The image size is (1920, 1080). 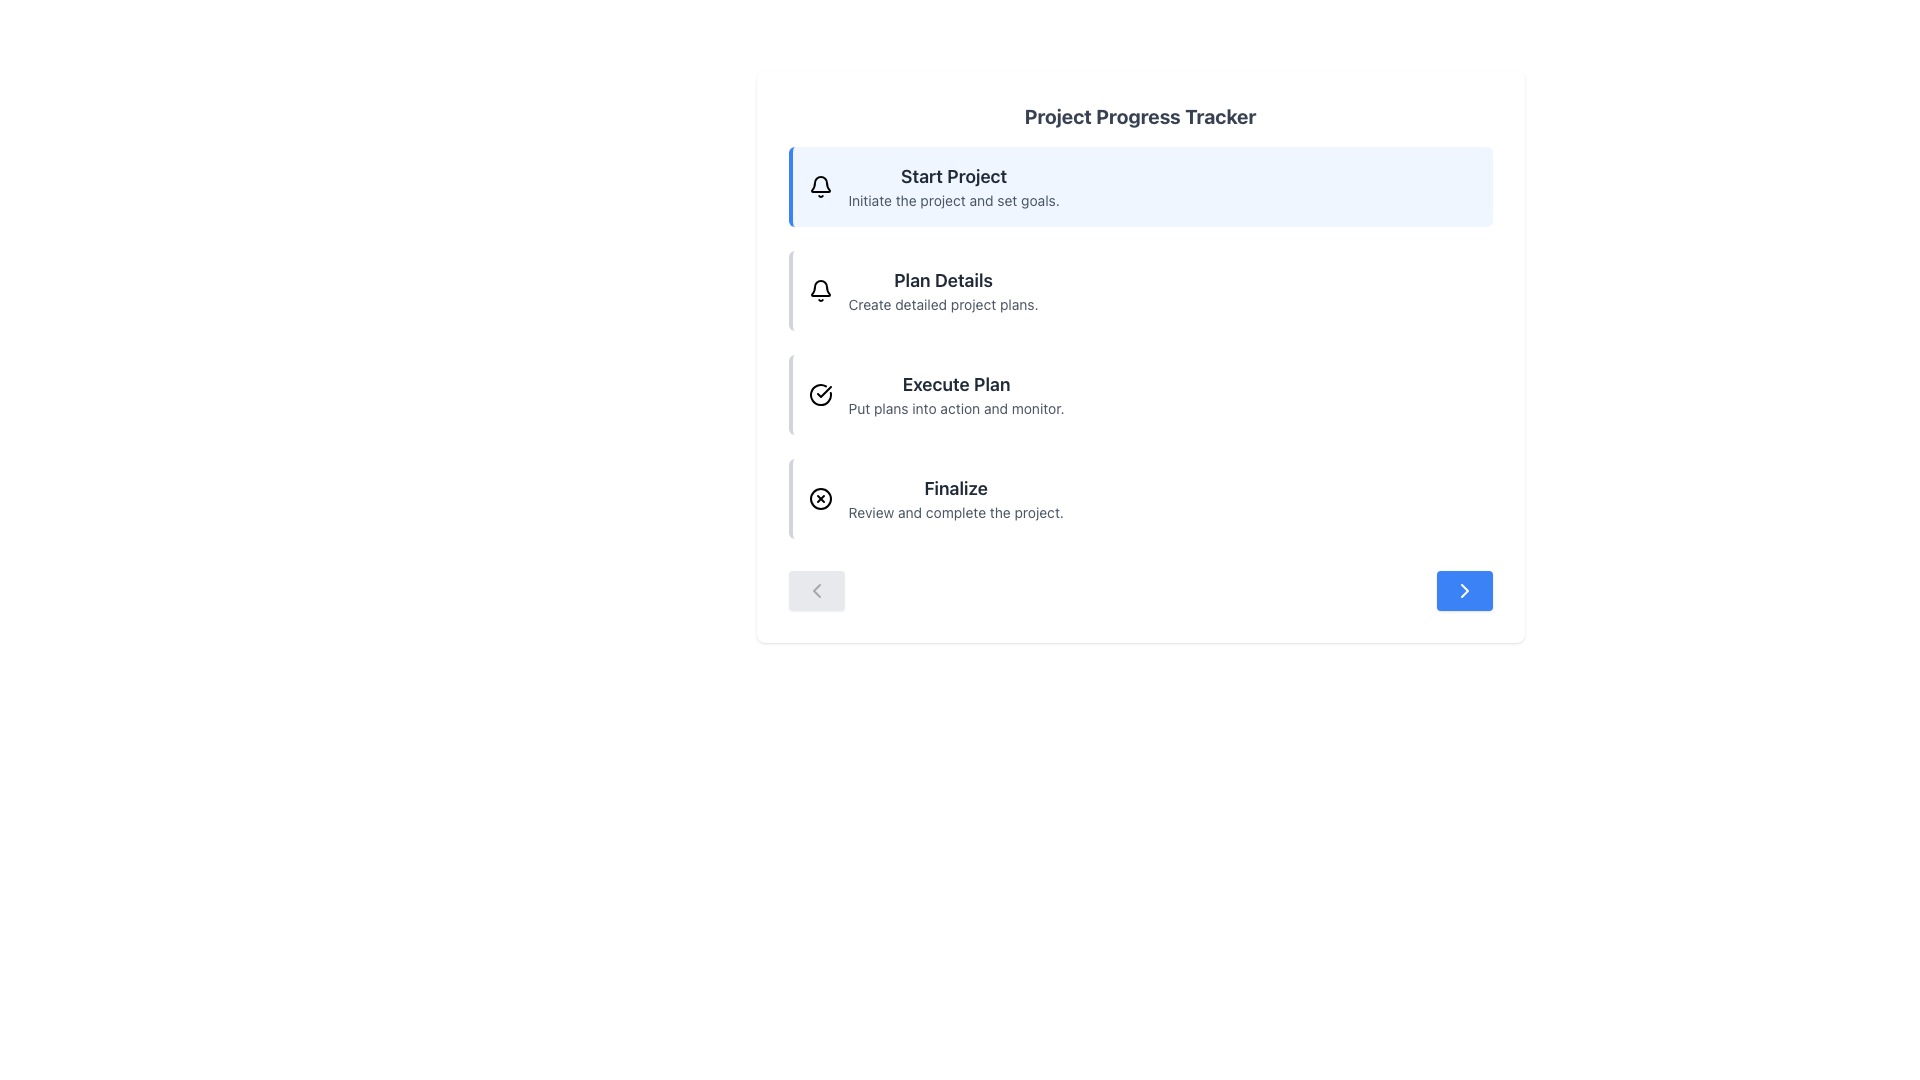 What do you see at coordinates (955, 489) in the screenshot?
I see `the Text Label that serves as the heading for the final step in a sequence of tasks, positioned above the description 'Review and complete the project.'` at bounding box center [955, 489].